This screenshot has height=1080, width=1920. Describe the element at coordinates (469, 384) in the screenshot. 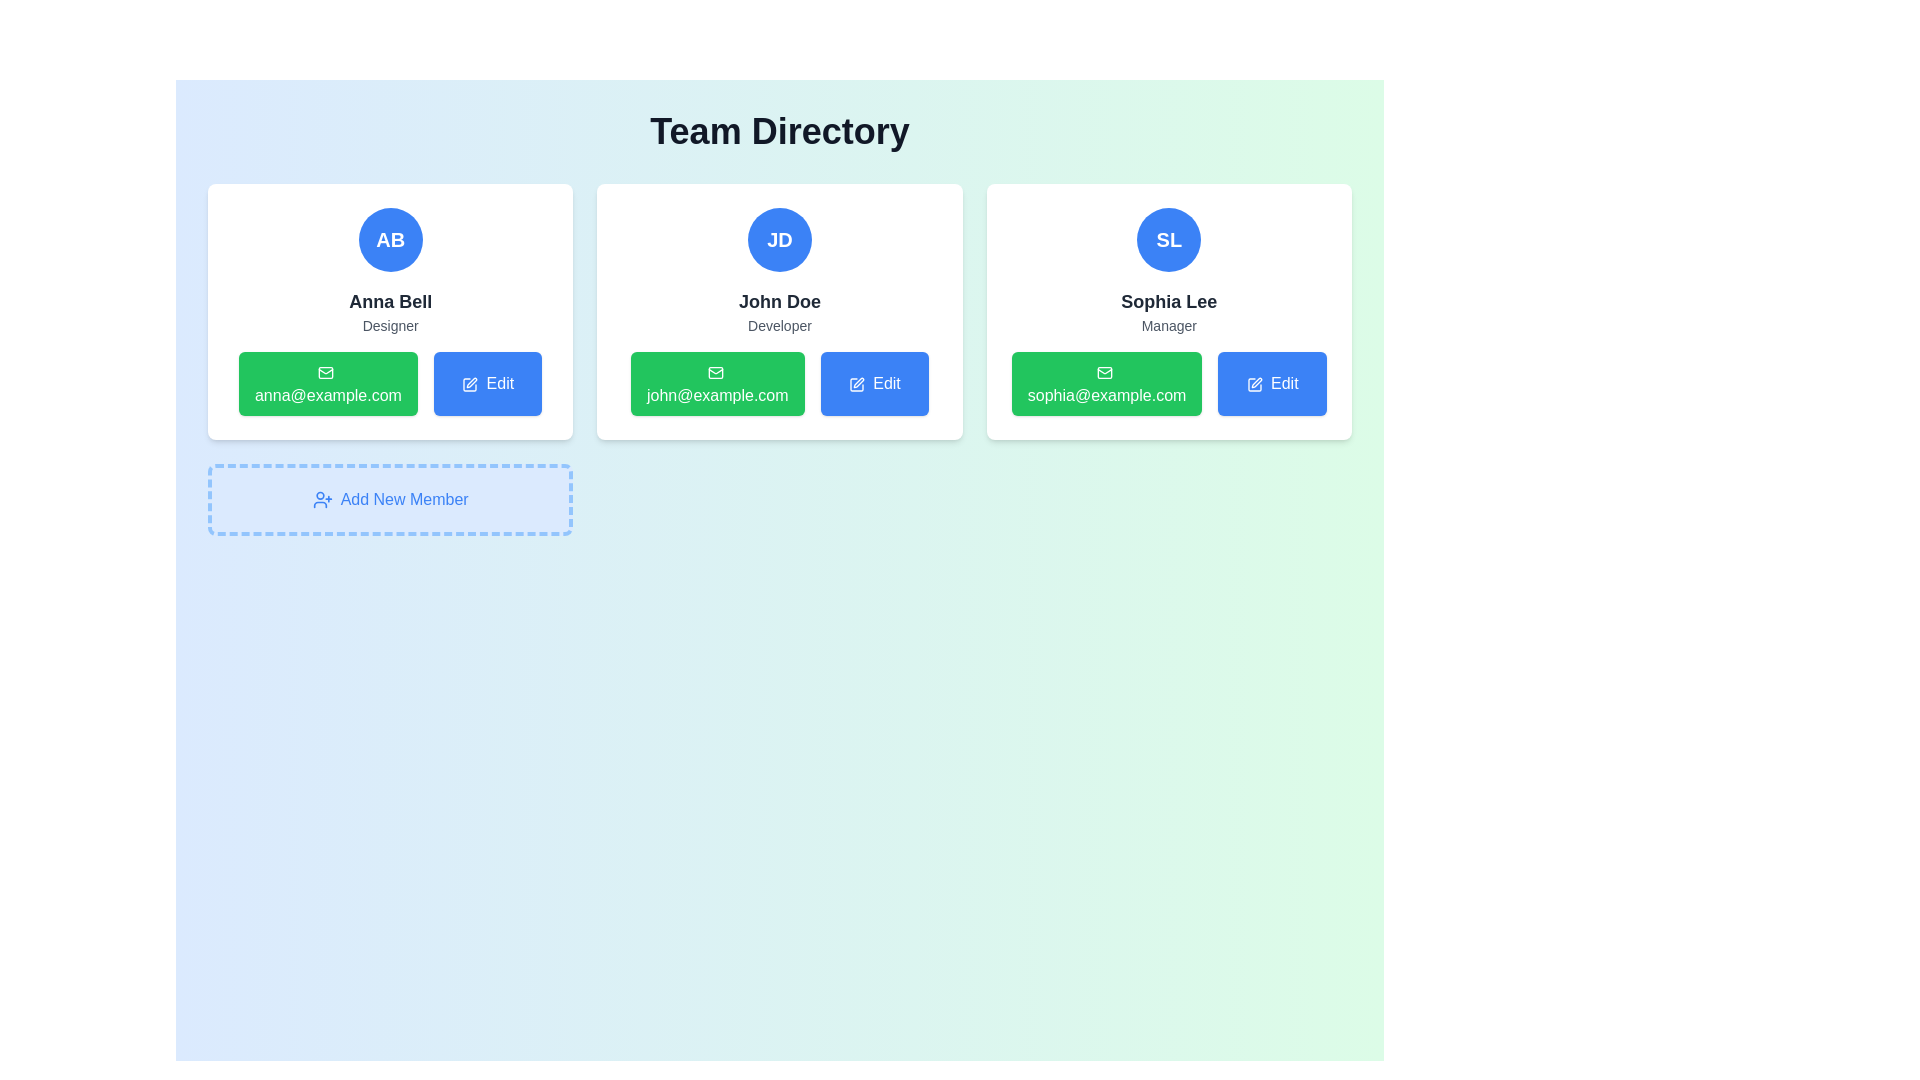

I see `the editing icon within the 'Edit' button of Anna Bell's user card, located to the left of the 'Edit' text` at that location.